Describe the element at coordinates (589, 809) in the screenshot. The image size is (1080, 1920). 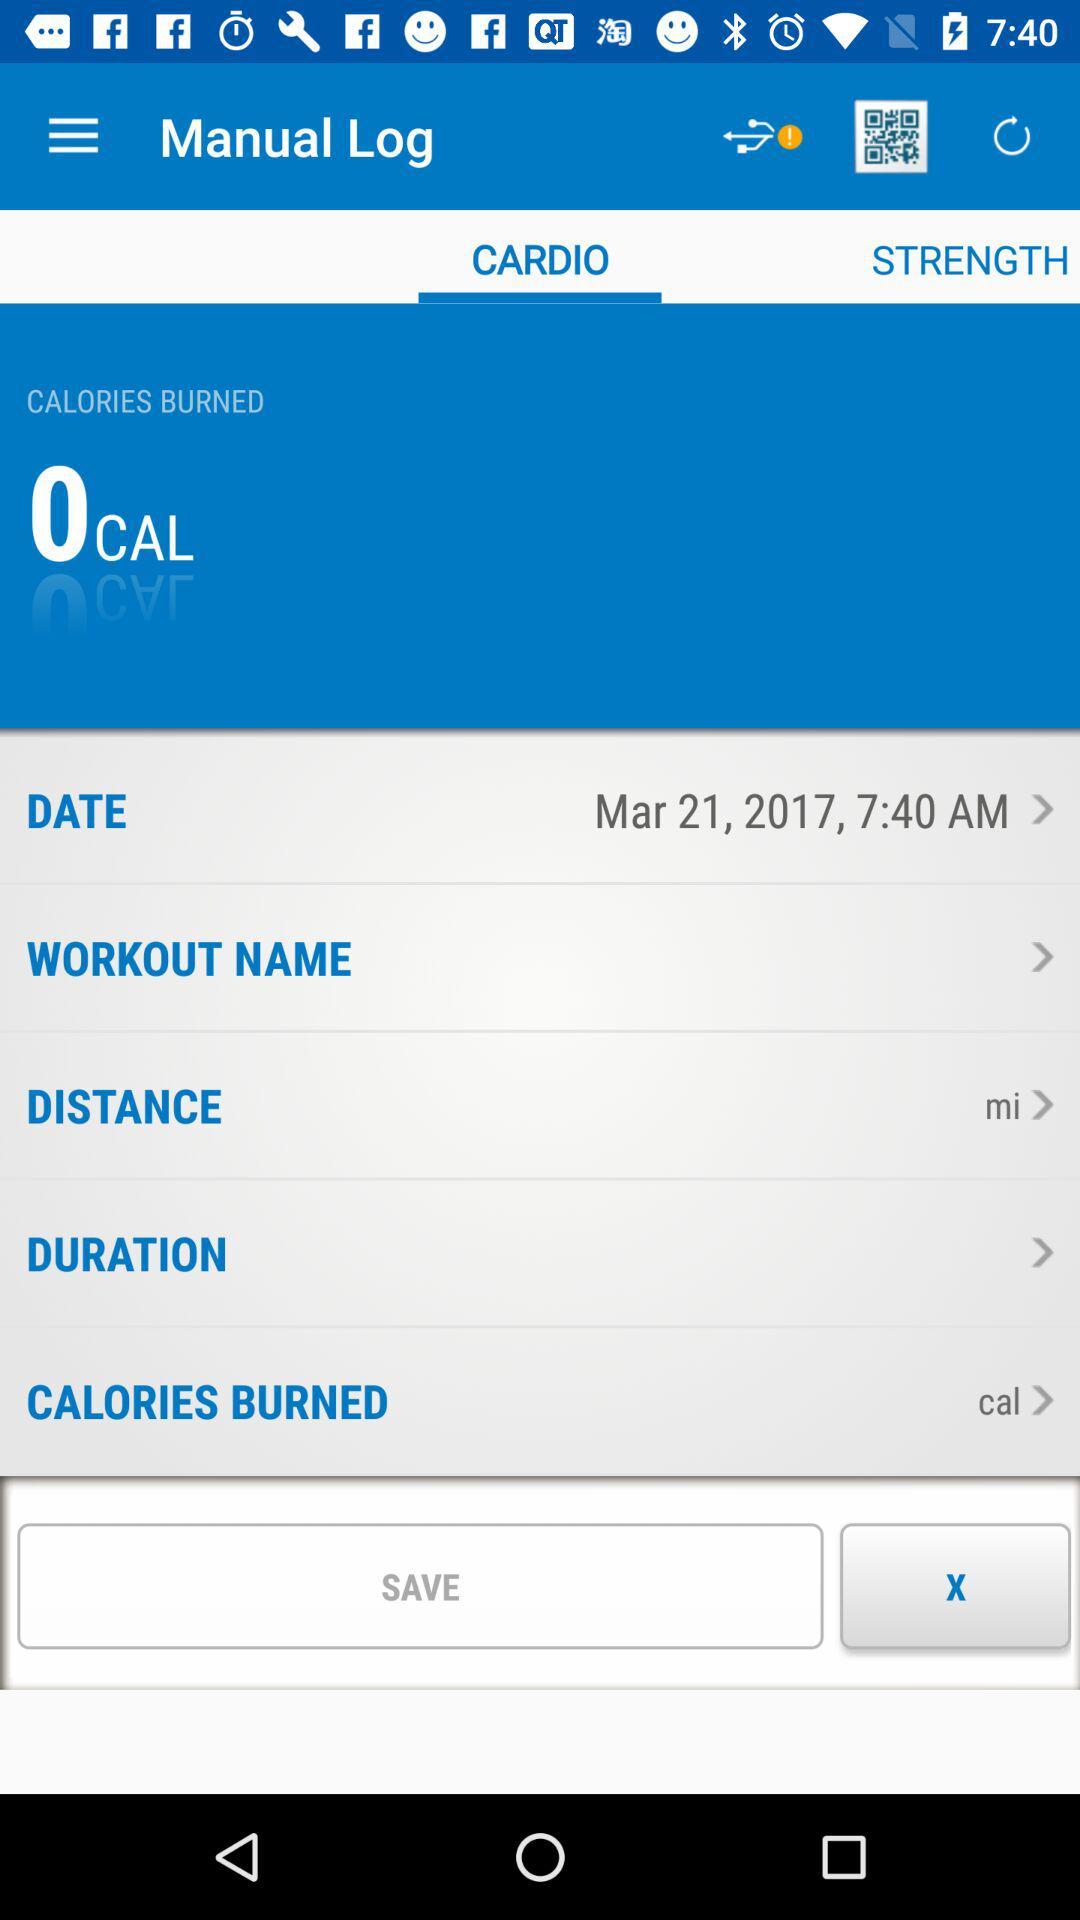
I see `the mar 21 2017 icon` at that location.